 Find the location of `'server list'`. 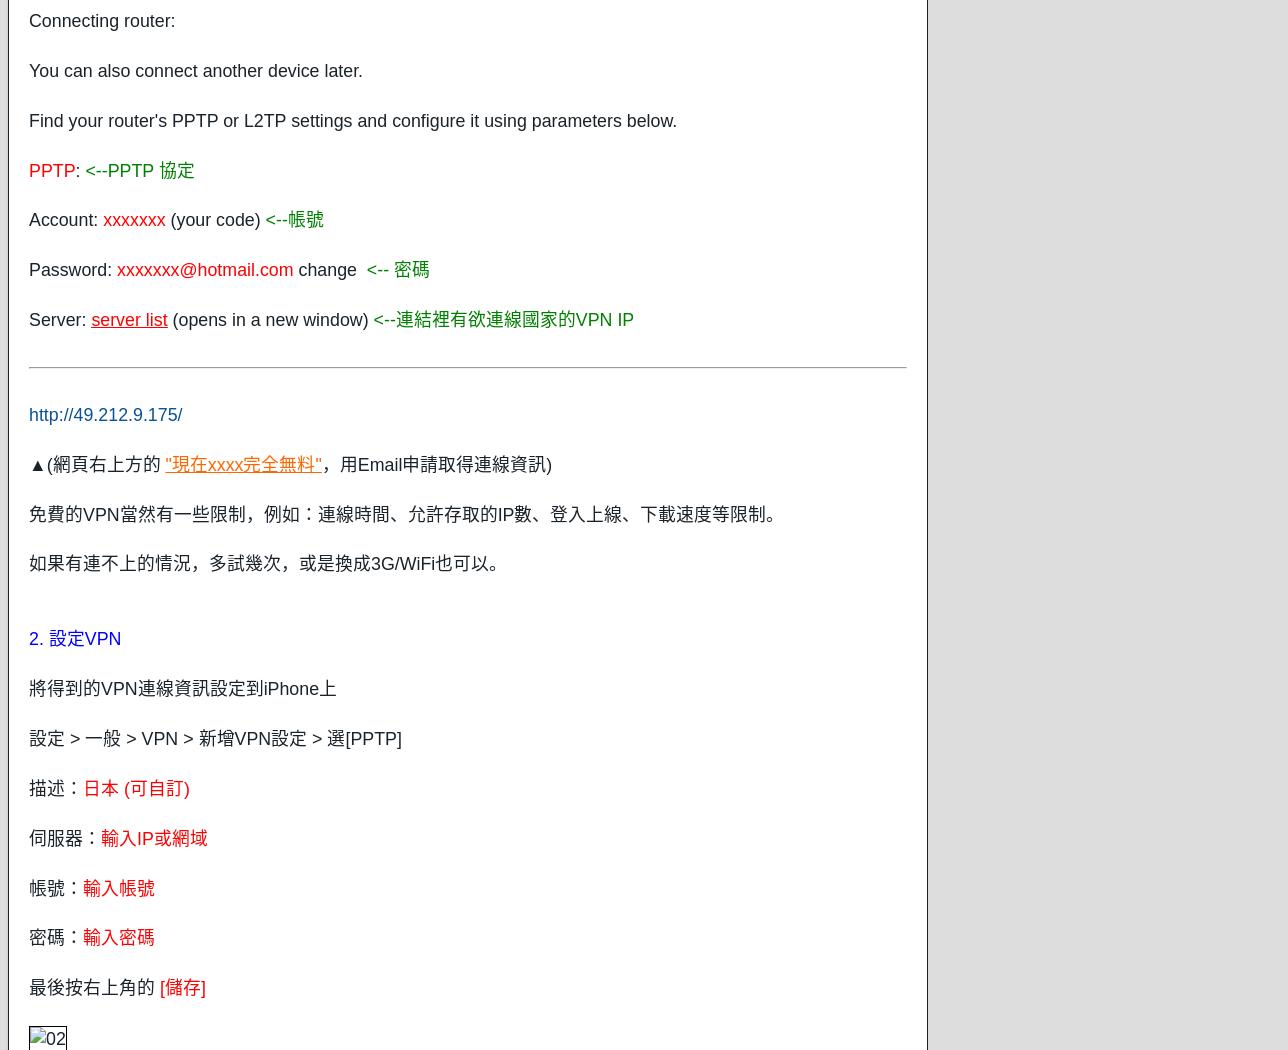

'server list' is located at coordinates (129, 320).